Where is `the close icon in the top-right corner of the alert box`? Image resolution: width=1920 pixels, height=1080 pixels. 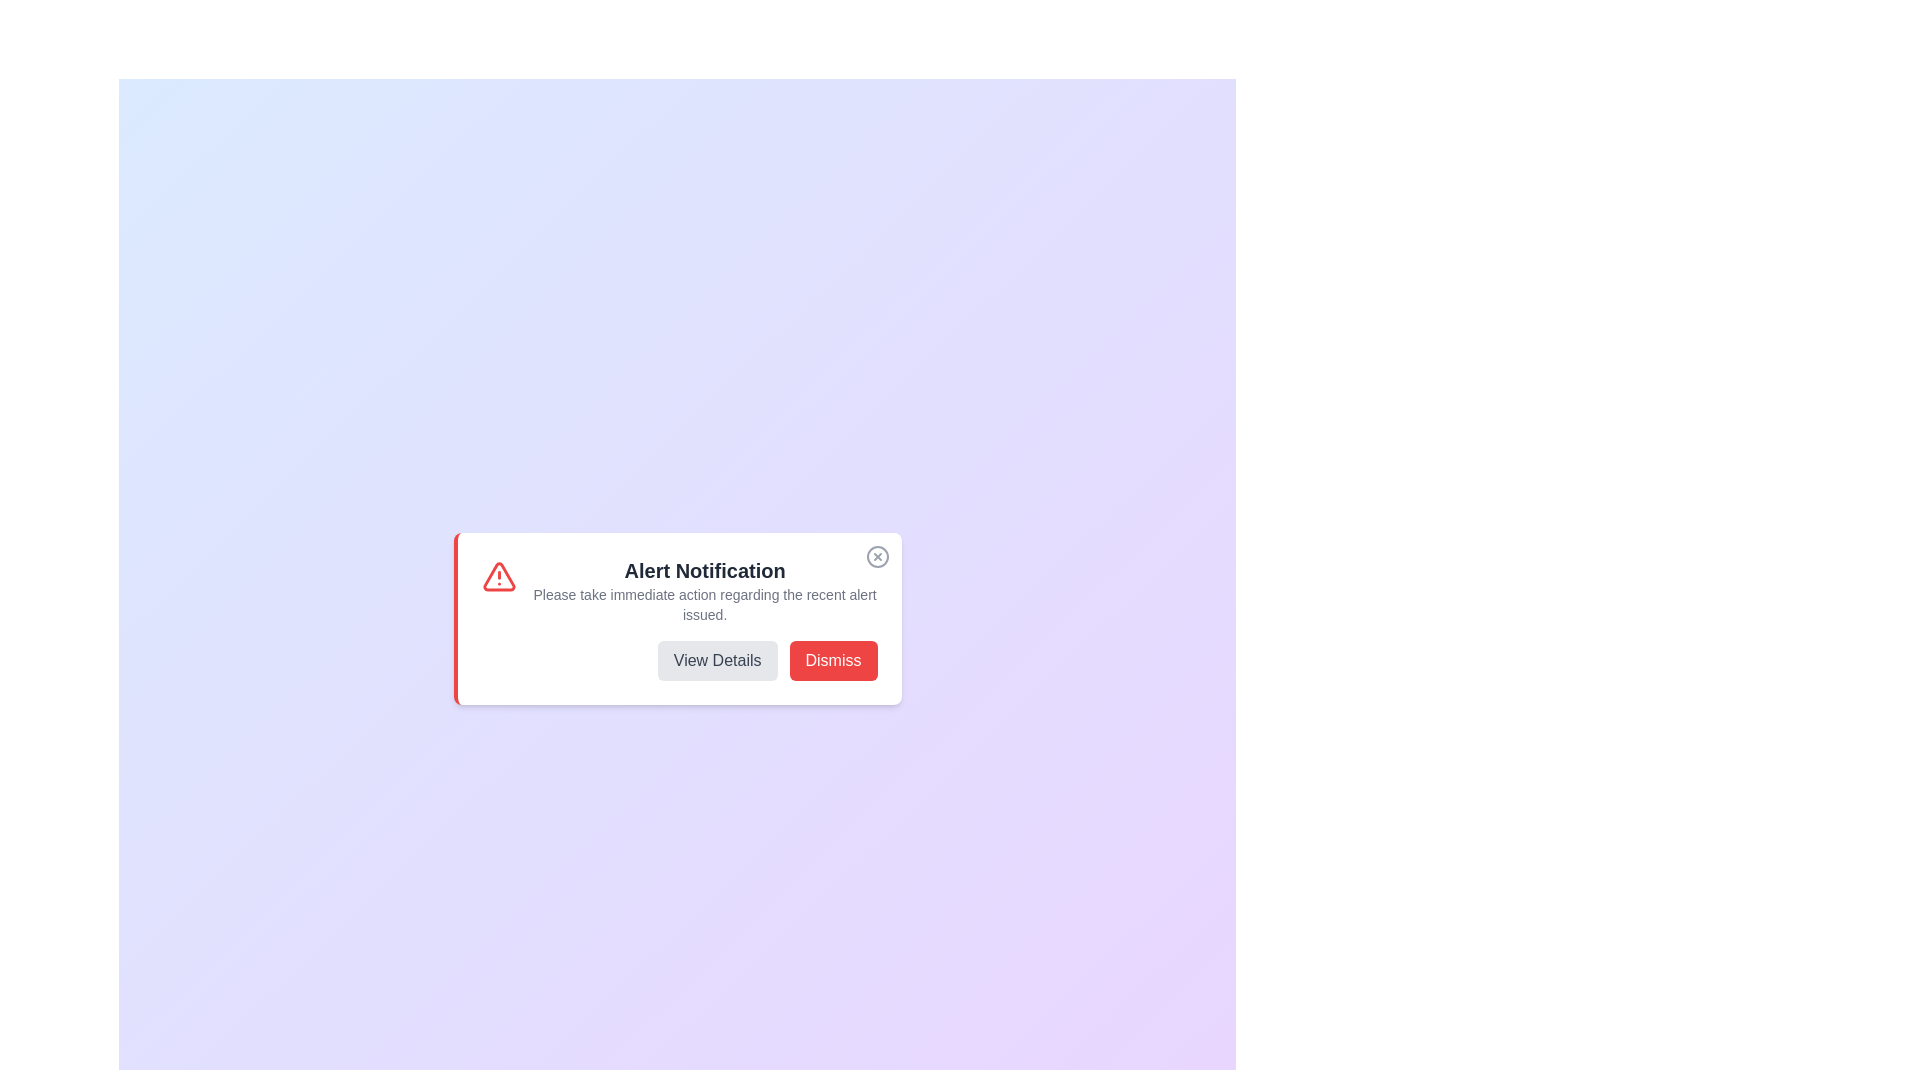 the close icon in the top-right corner of the alert box is located at coordinates (877, 556).